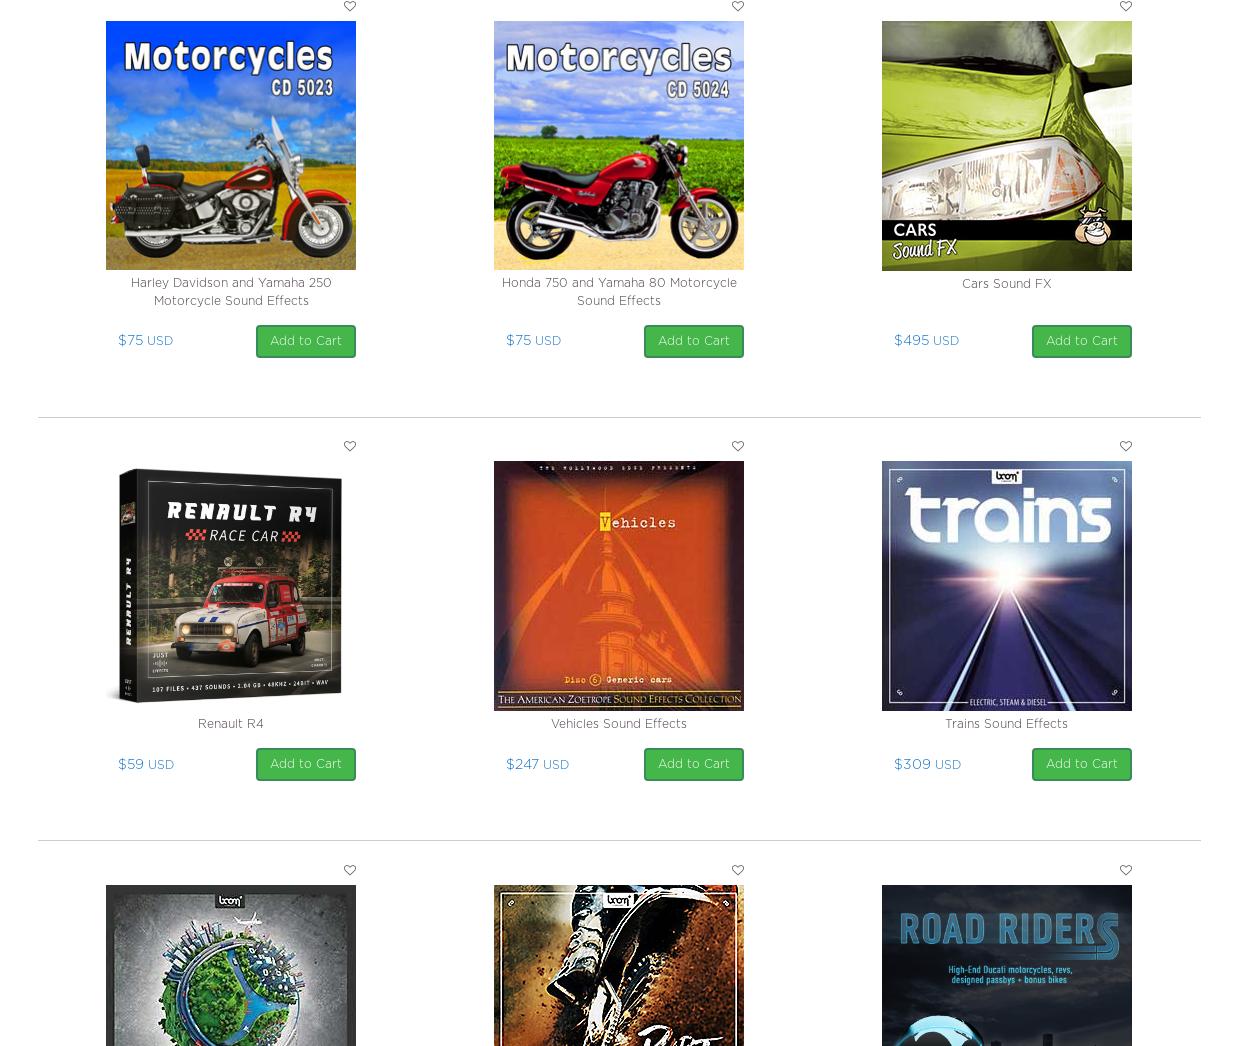 This screenshot has width=1250, height=1046. What do you see at coordinates (131, 762) in the screenshot?
I see `'$59'` at bounding box center [131, 762].